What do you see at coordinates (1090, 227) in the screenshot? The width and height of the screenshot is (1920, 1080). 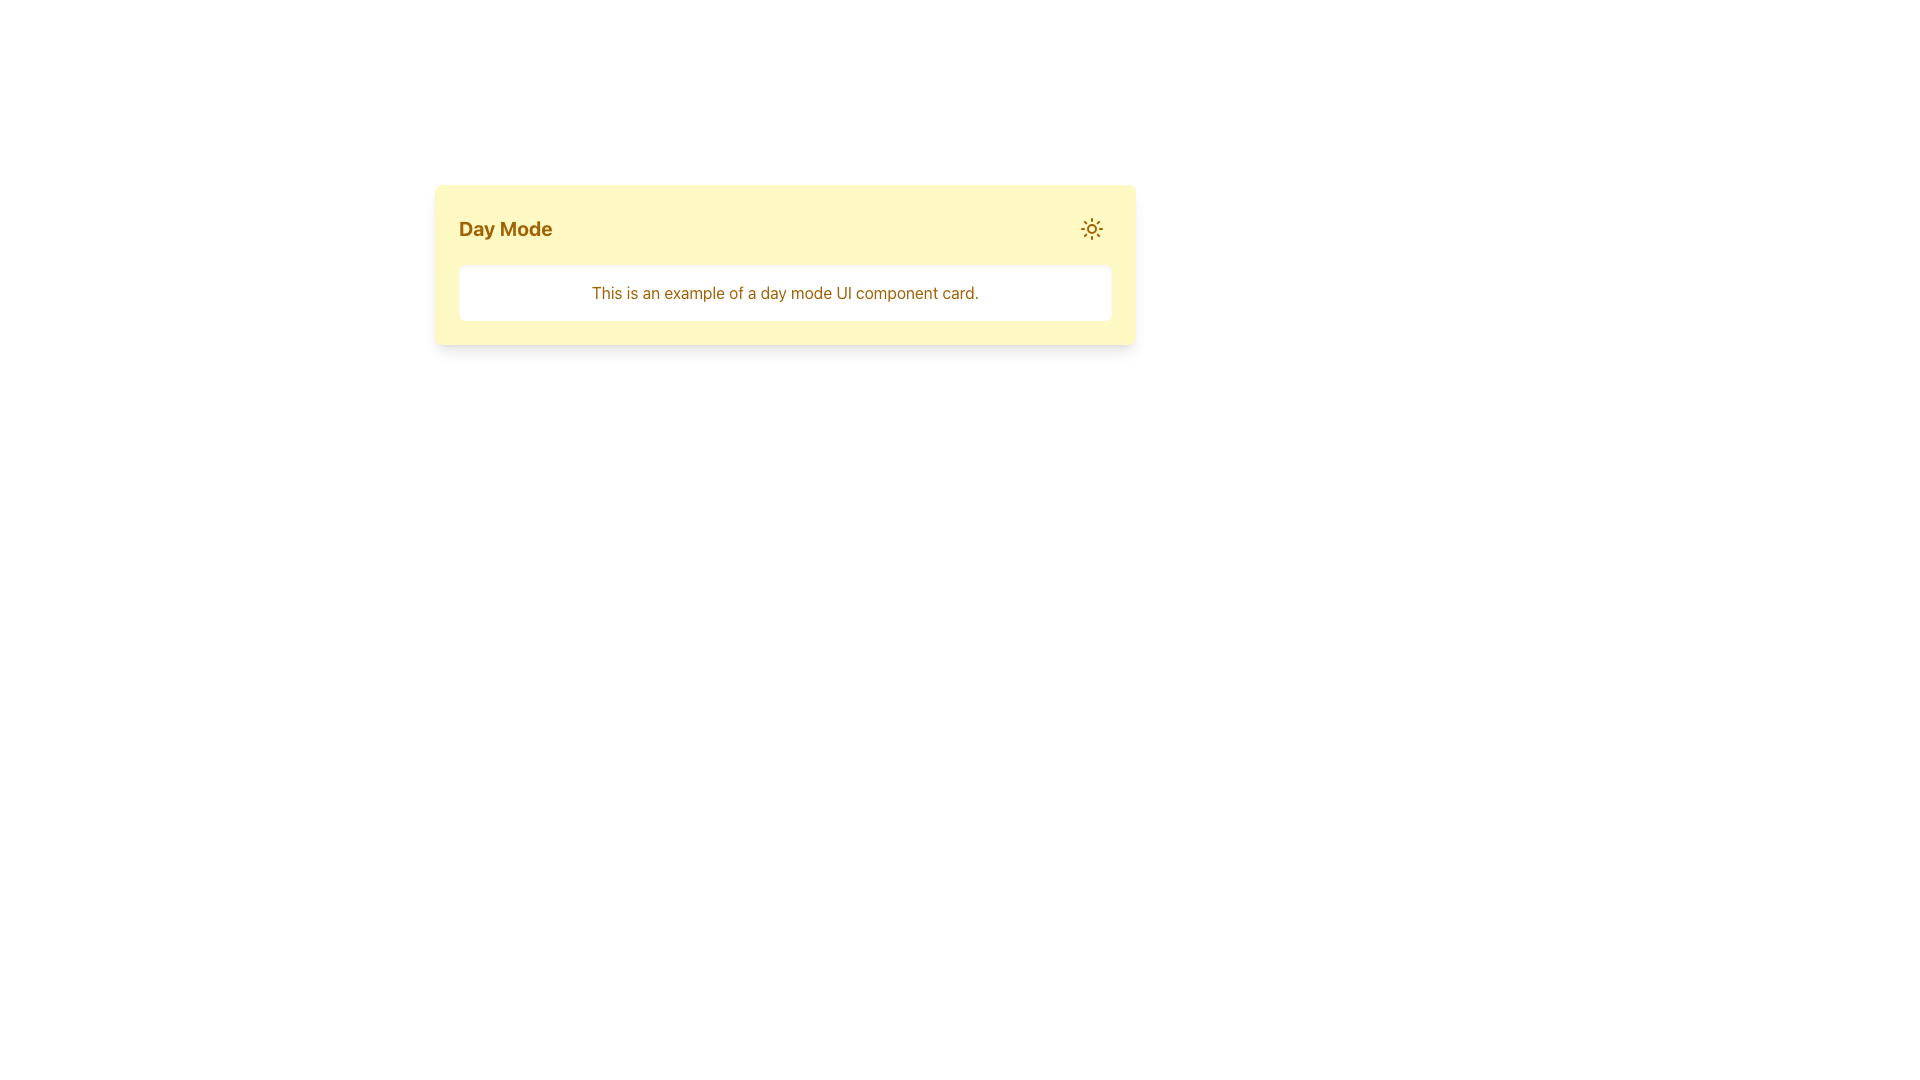 I see `the sun icon` at bounding box center [1090, 227].